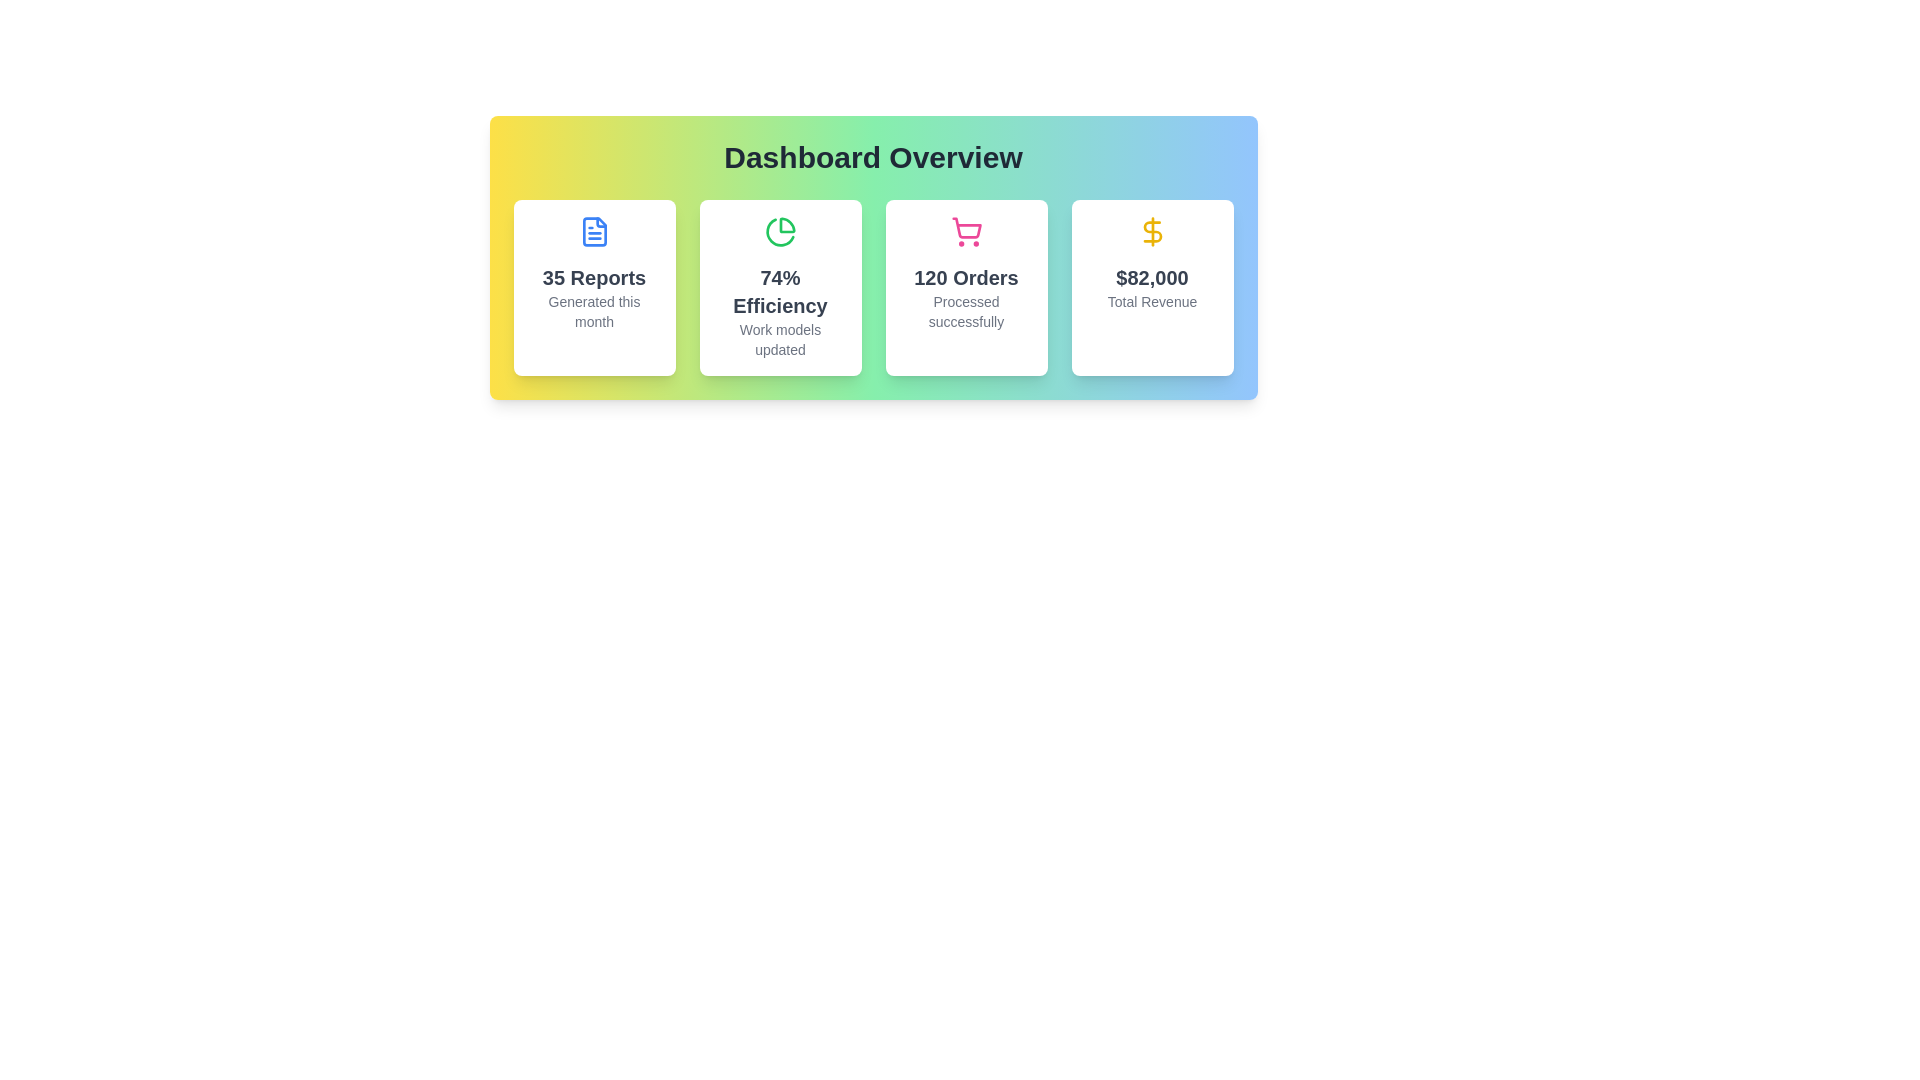 The height and width of the screenshot is (1080, 1920). What do you see at coordinates (779, 338) in the screenshot?
I see `the supplemental Text element providing context for the '74% Efficiency' metric, located centrally below it within the second card in a row of four cards` at bounding box center [779, 338].